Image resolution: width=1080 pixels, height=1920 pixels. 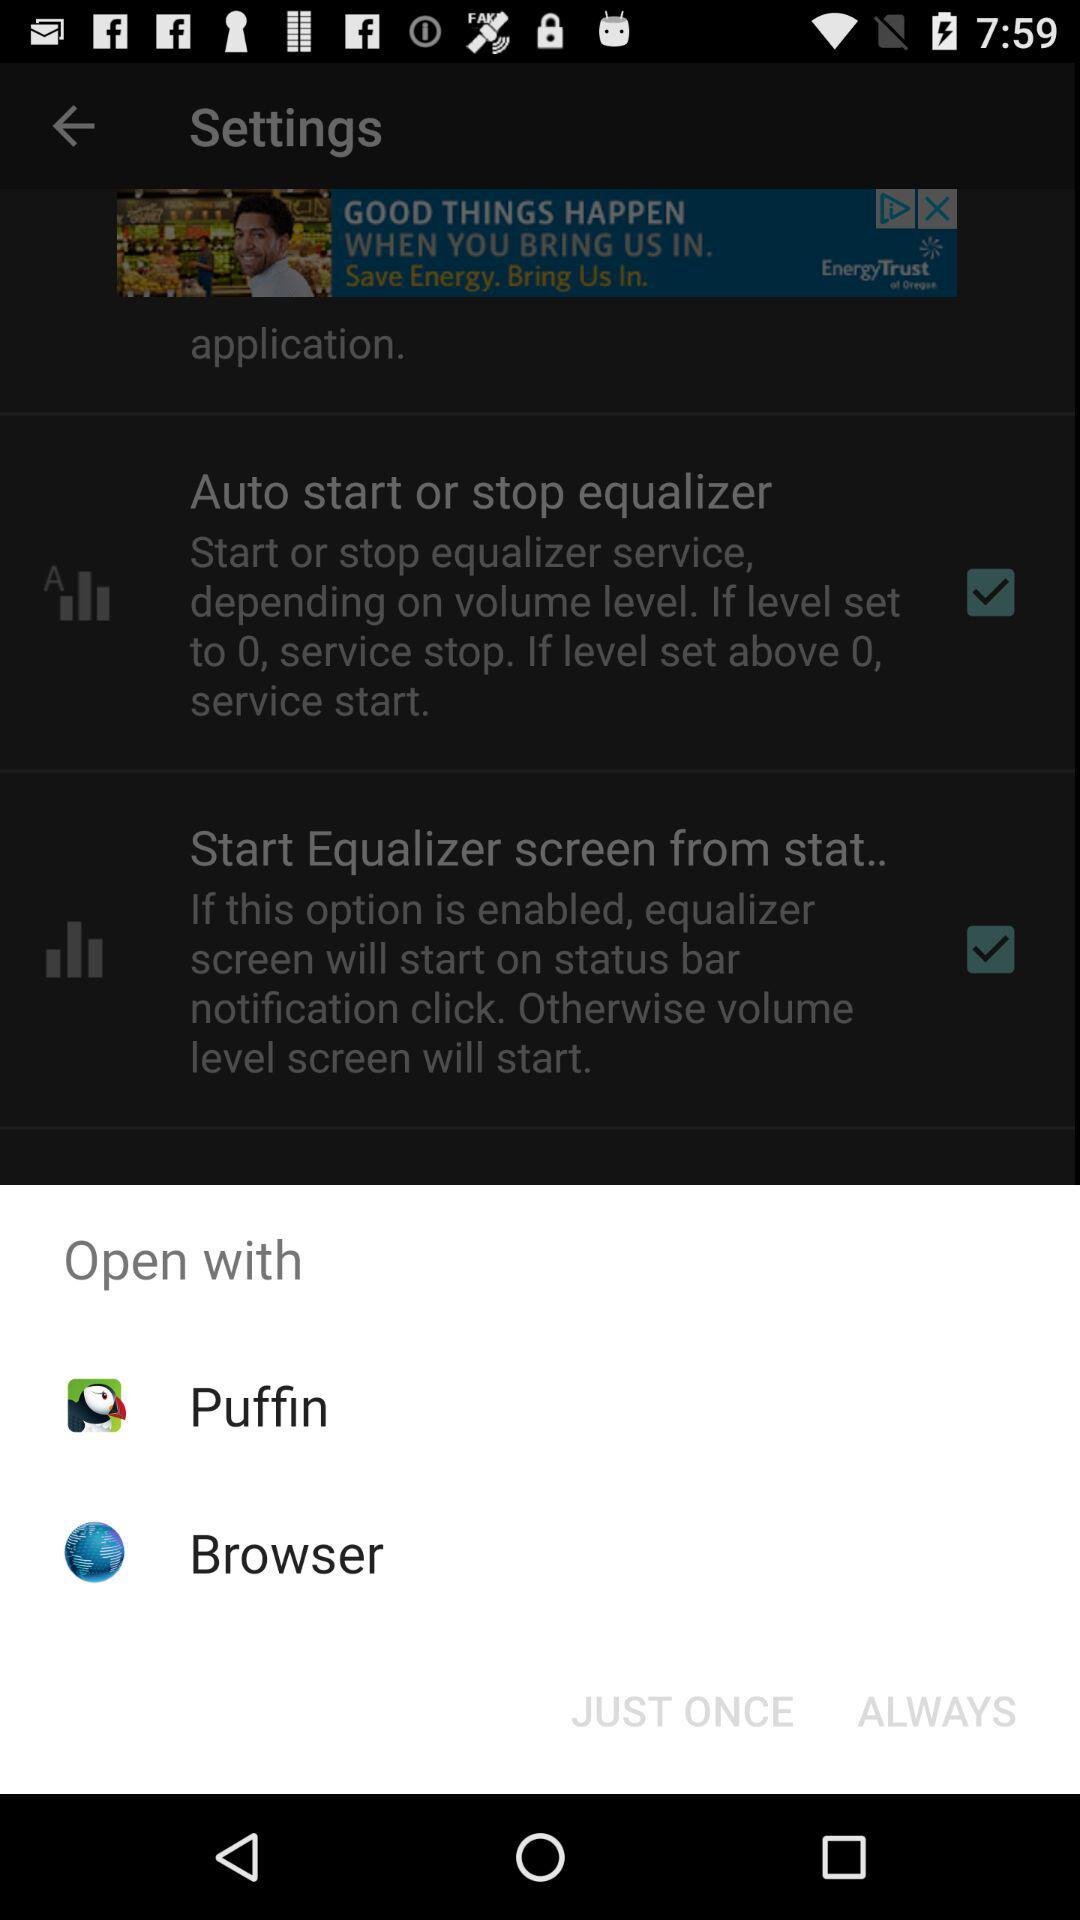 What do you see at coordinates (286, 1551) in the screenshot?
I see `the browser app` at bounding box center [286, 1551].